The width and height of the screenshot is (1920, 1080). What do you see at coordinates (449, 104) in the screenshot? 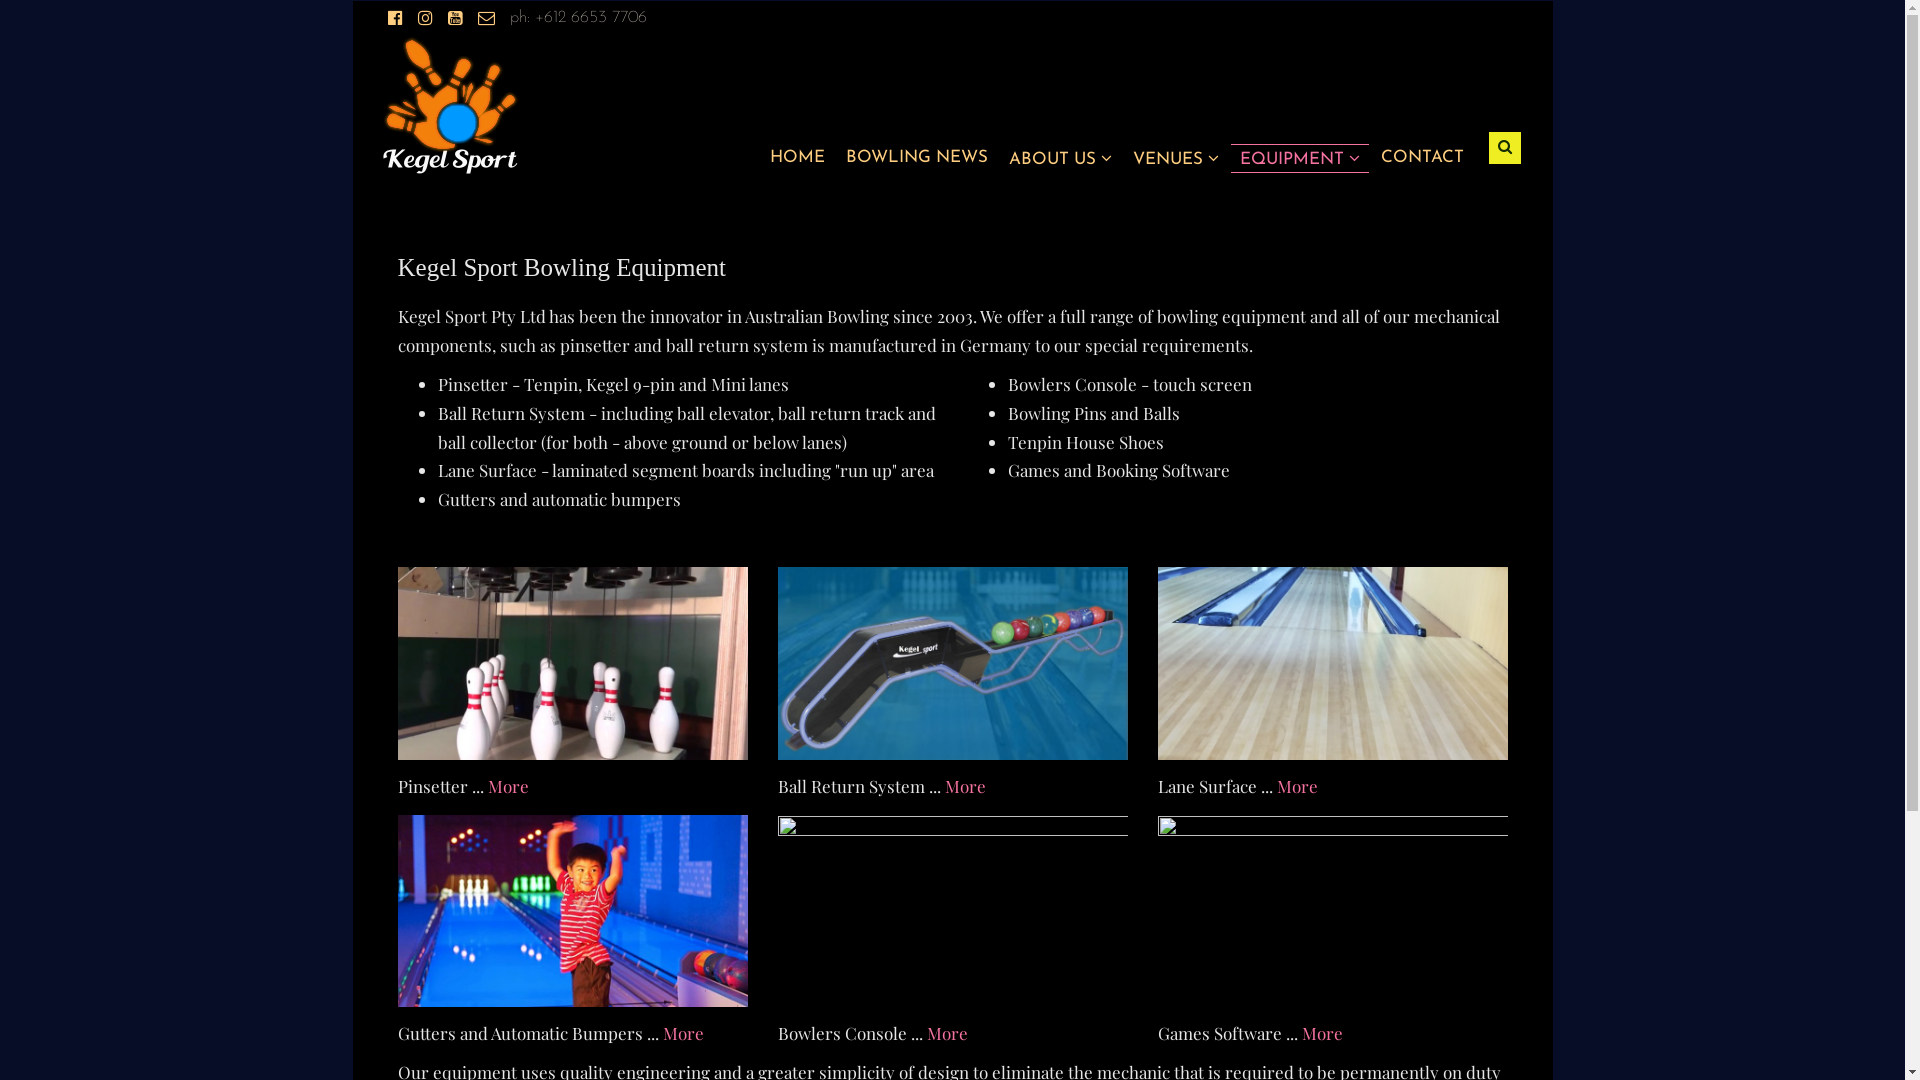
I see `'Kegel Sport'` at bounding box center [449, 104].